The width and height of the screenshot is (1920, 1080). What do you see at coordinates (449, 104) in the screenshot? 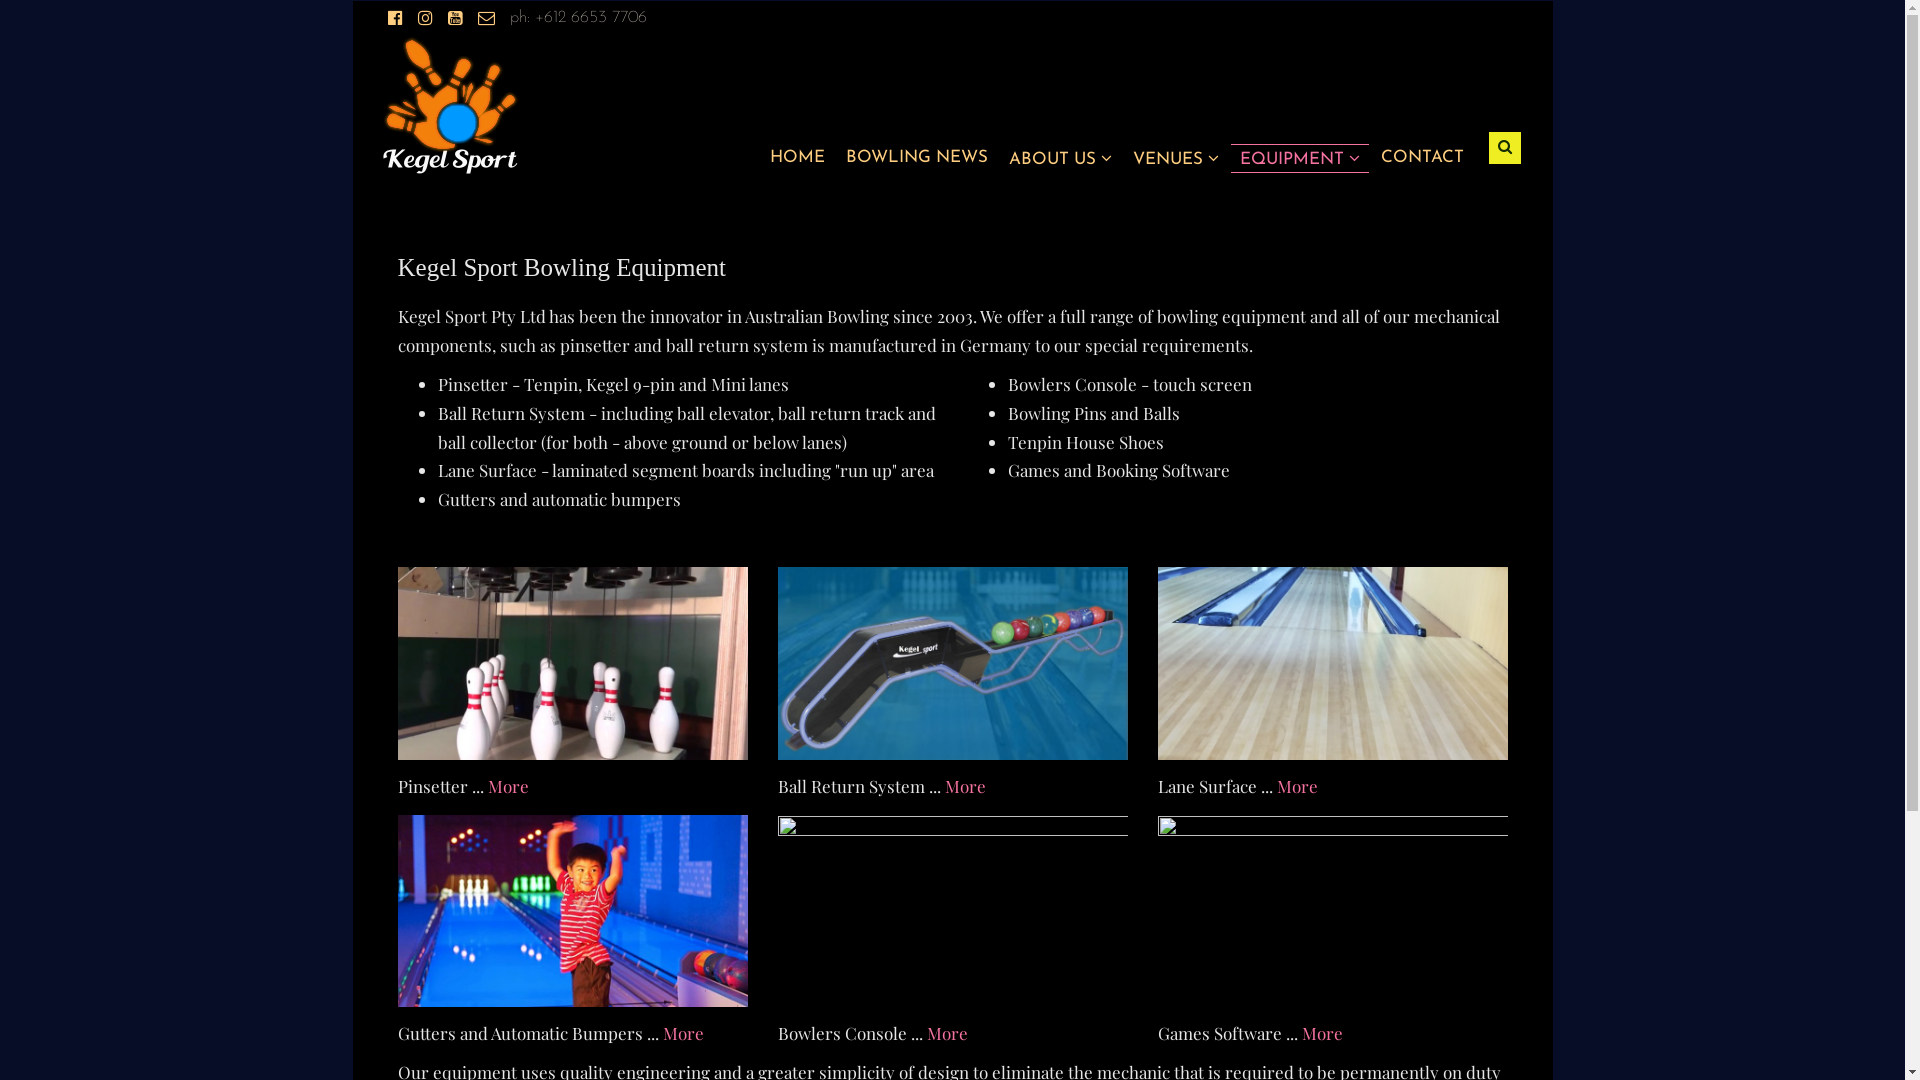
I see `'Kegel Sport'` at bounding box center [449, 104].